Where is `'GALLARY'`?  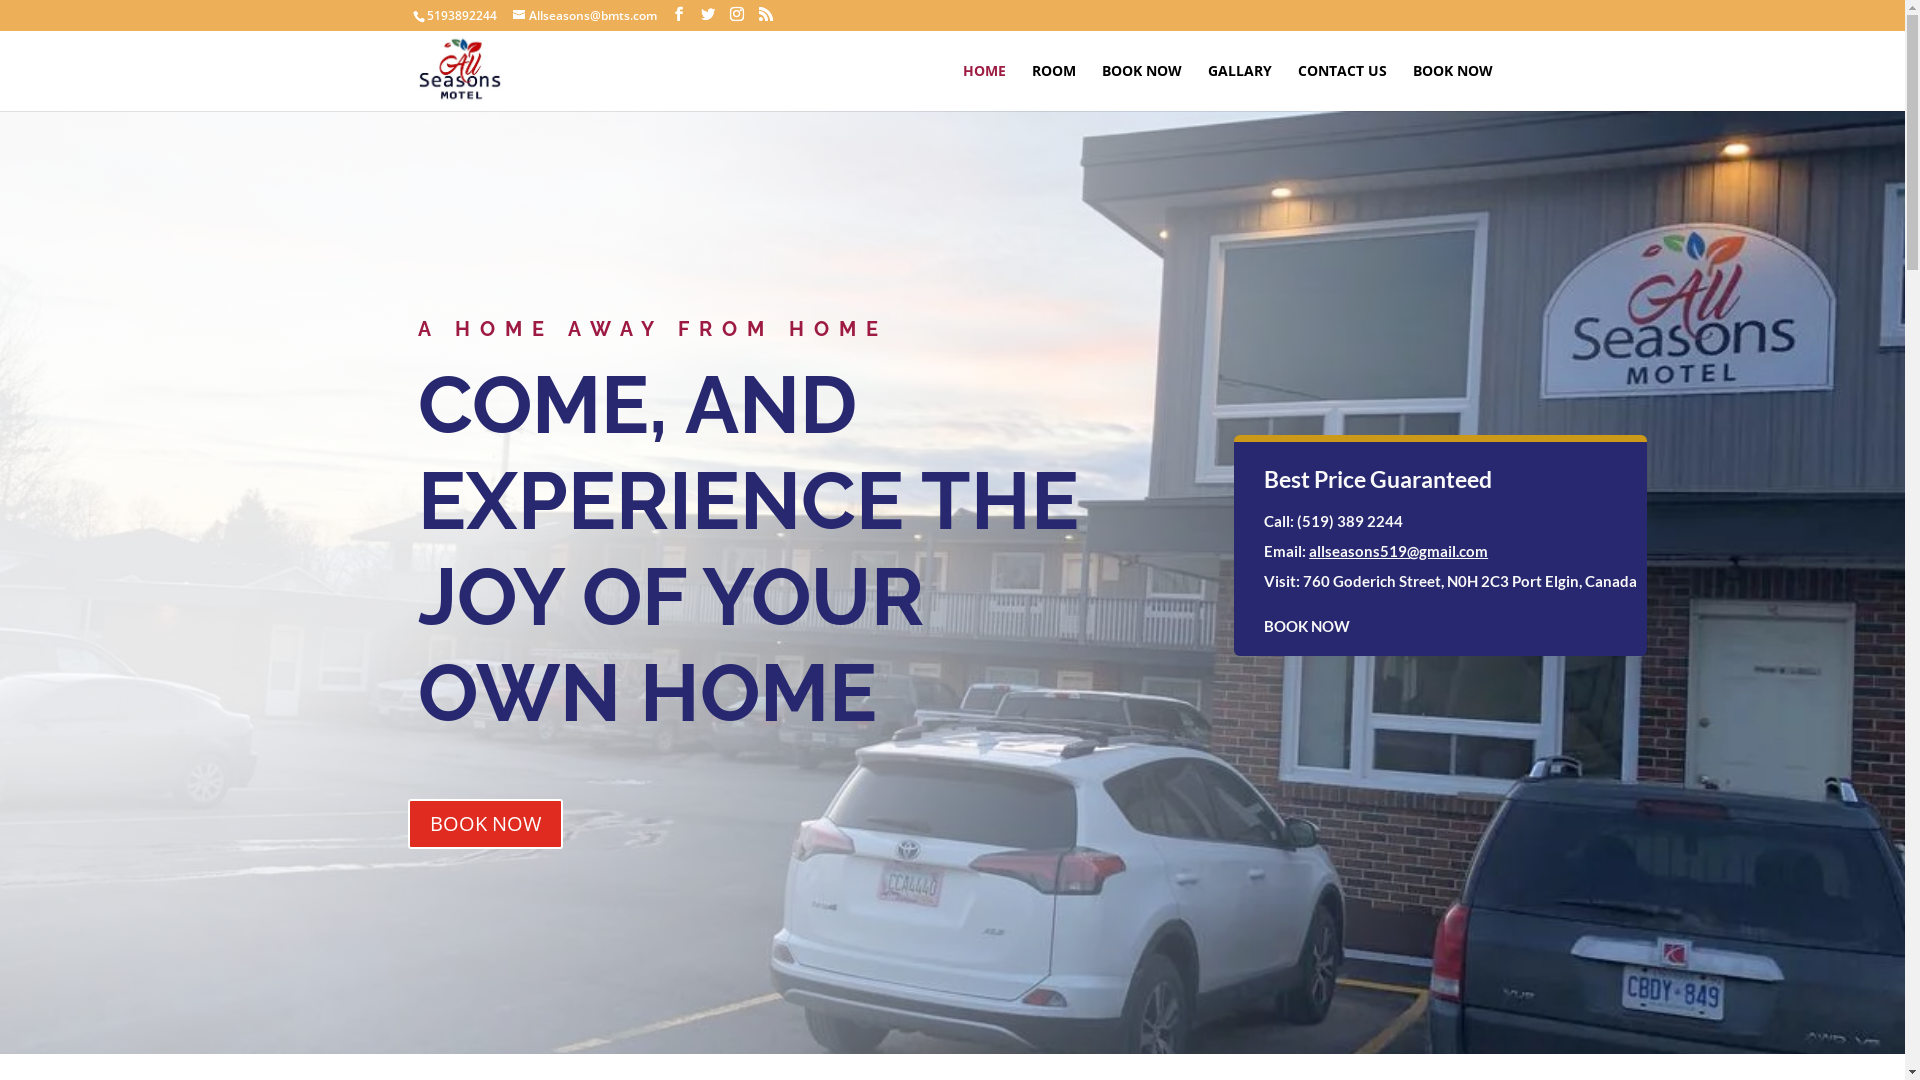
'GALLARY' is located at coordinates (1238, 86).